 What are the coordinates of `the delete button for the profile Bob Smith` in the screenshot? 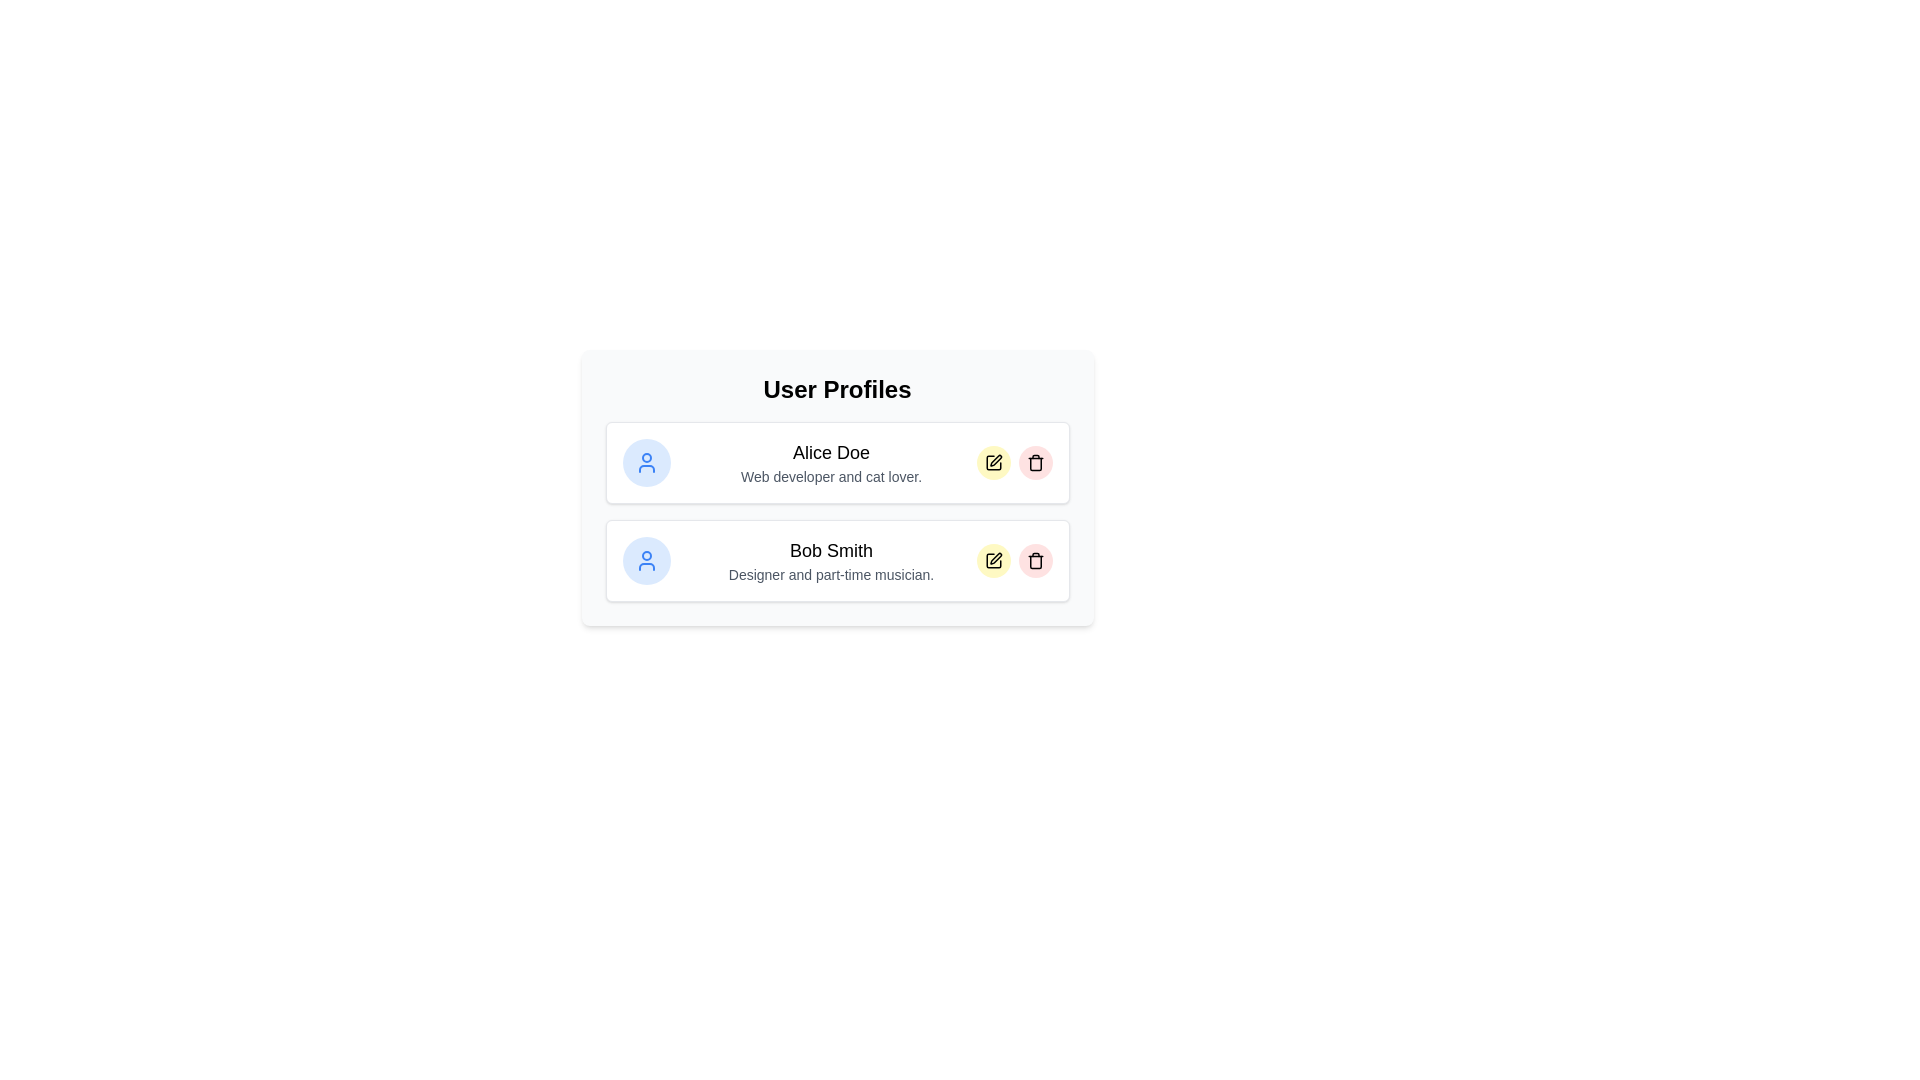 It's located at (1035, 560).